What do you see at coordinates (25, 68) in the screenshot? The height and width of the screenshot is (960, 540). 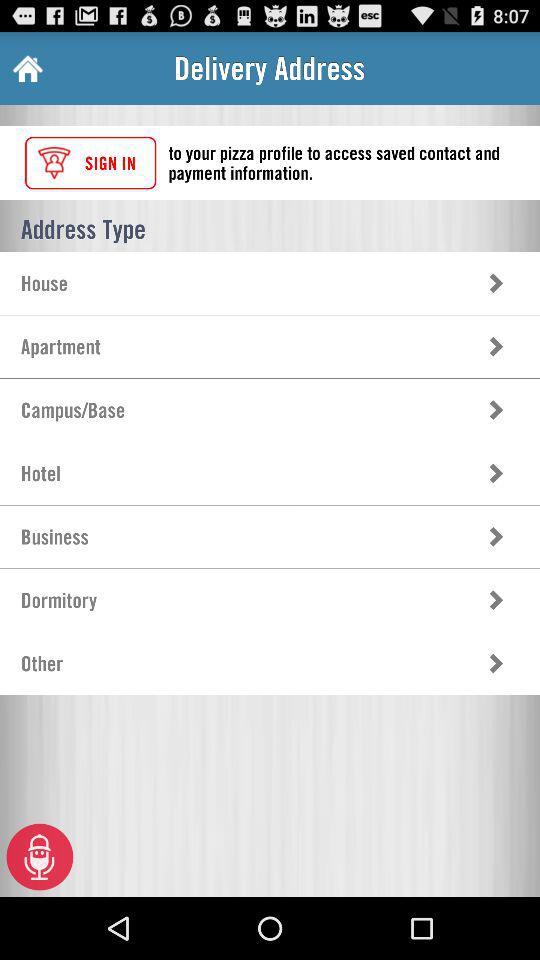 I see `icon above the sign in` at bounding box center [25, 68].